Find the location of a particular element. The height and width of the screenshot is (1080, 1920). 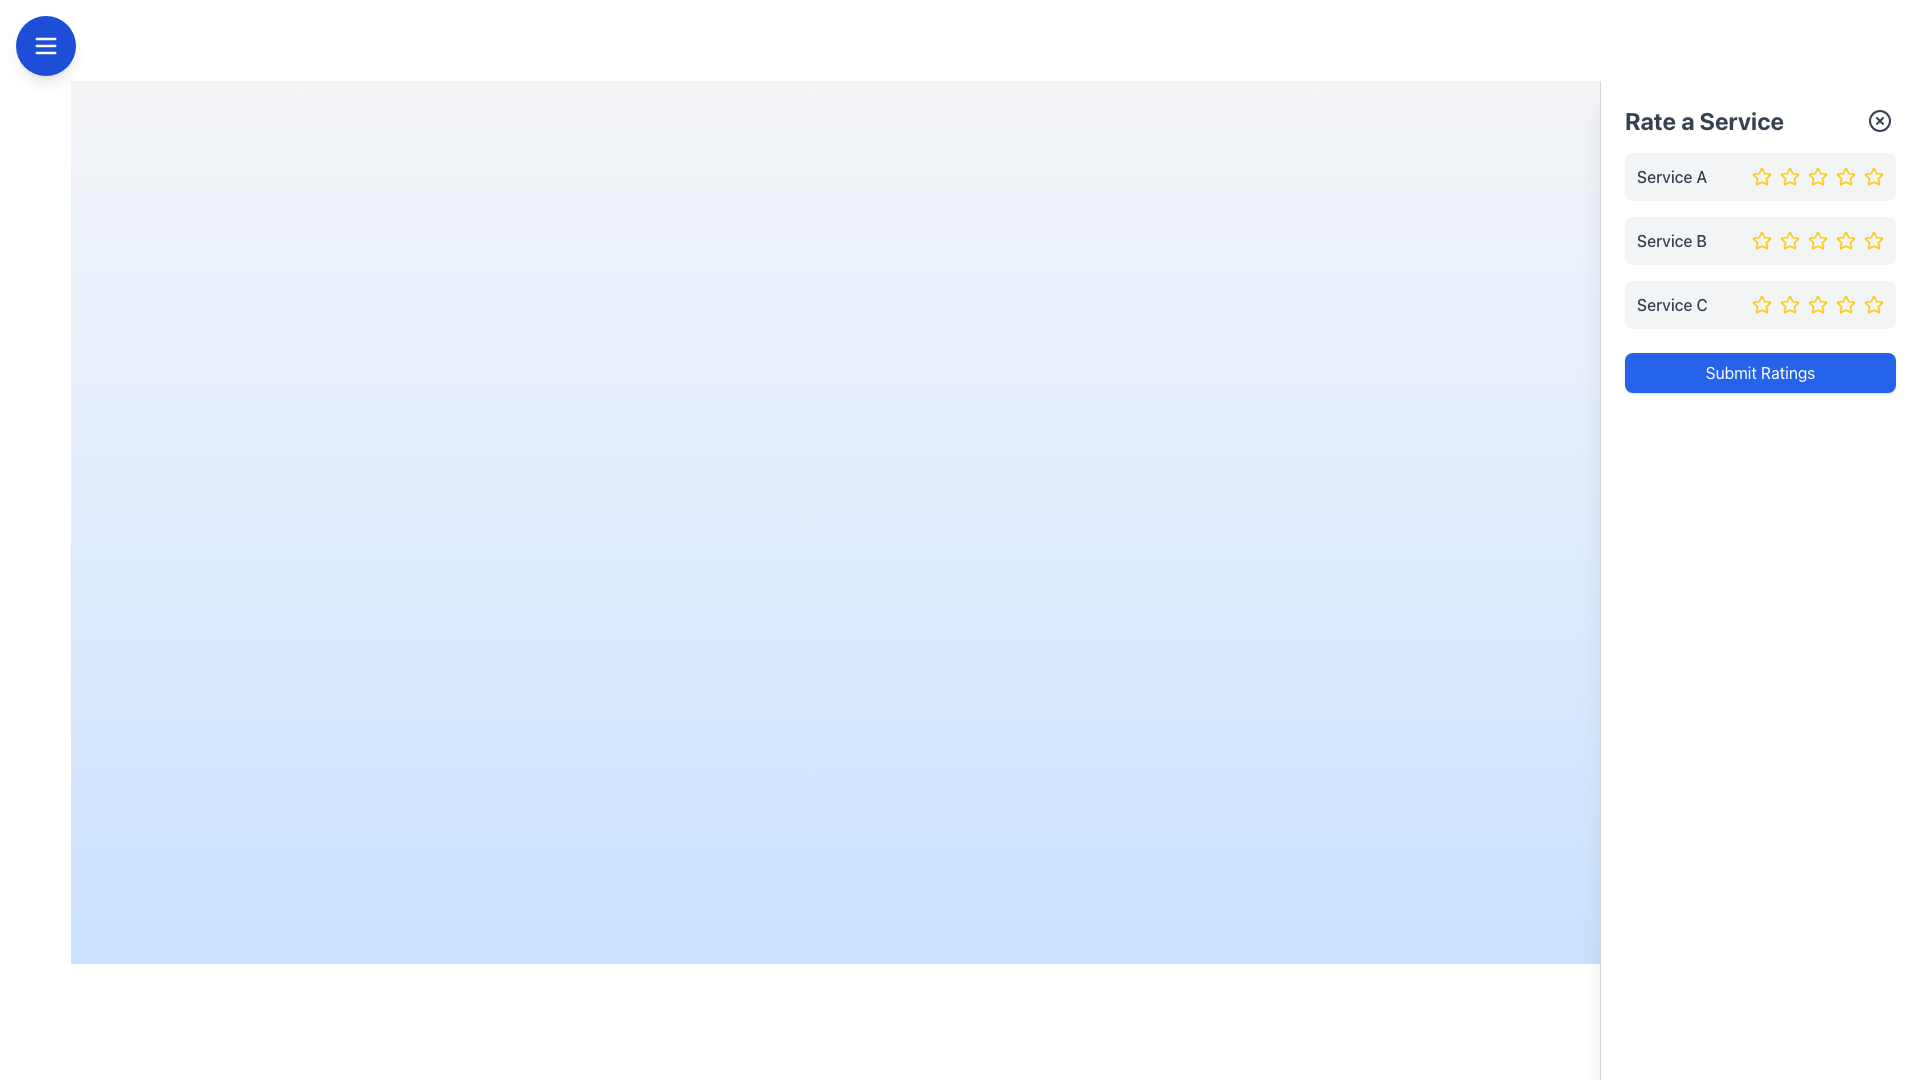

the fifth star icon in the rating system for 'Service A' located in the 'Rate a Service' section is located at coordinates (1845, 176).